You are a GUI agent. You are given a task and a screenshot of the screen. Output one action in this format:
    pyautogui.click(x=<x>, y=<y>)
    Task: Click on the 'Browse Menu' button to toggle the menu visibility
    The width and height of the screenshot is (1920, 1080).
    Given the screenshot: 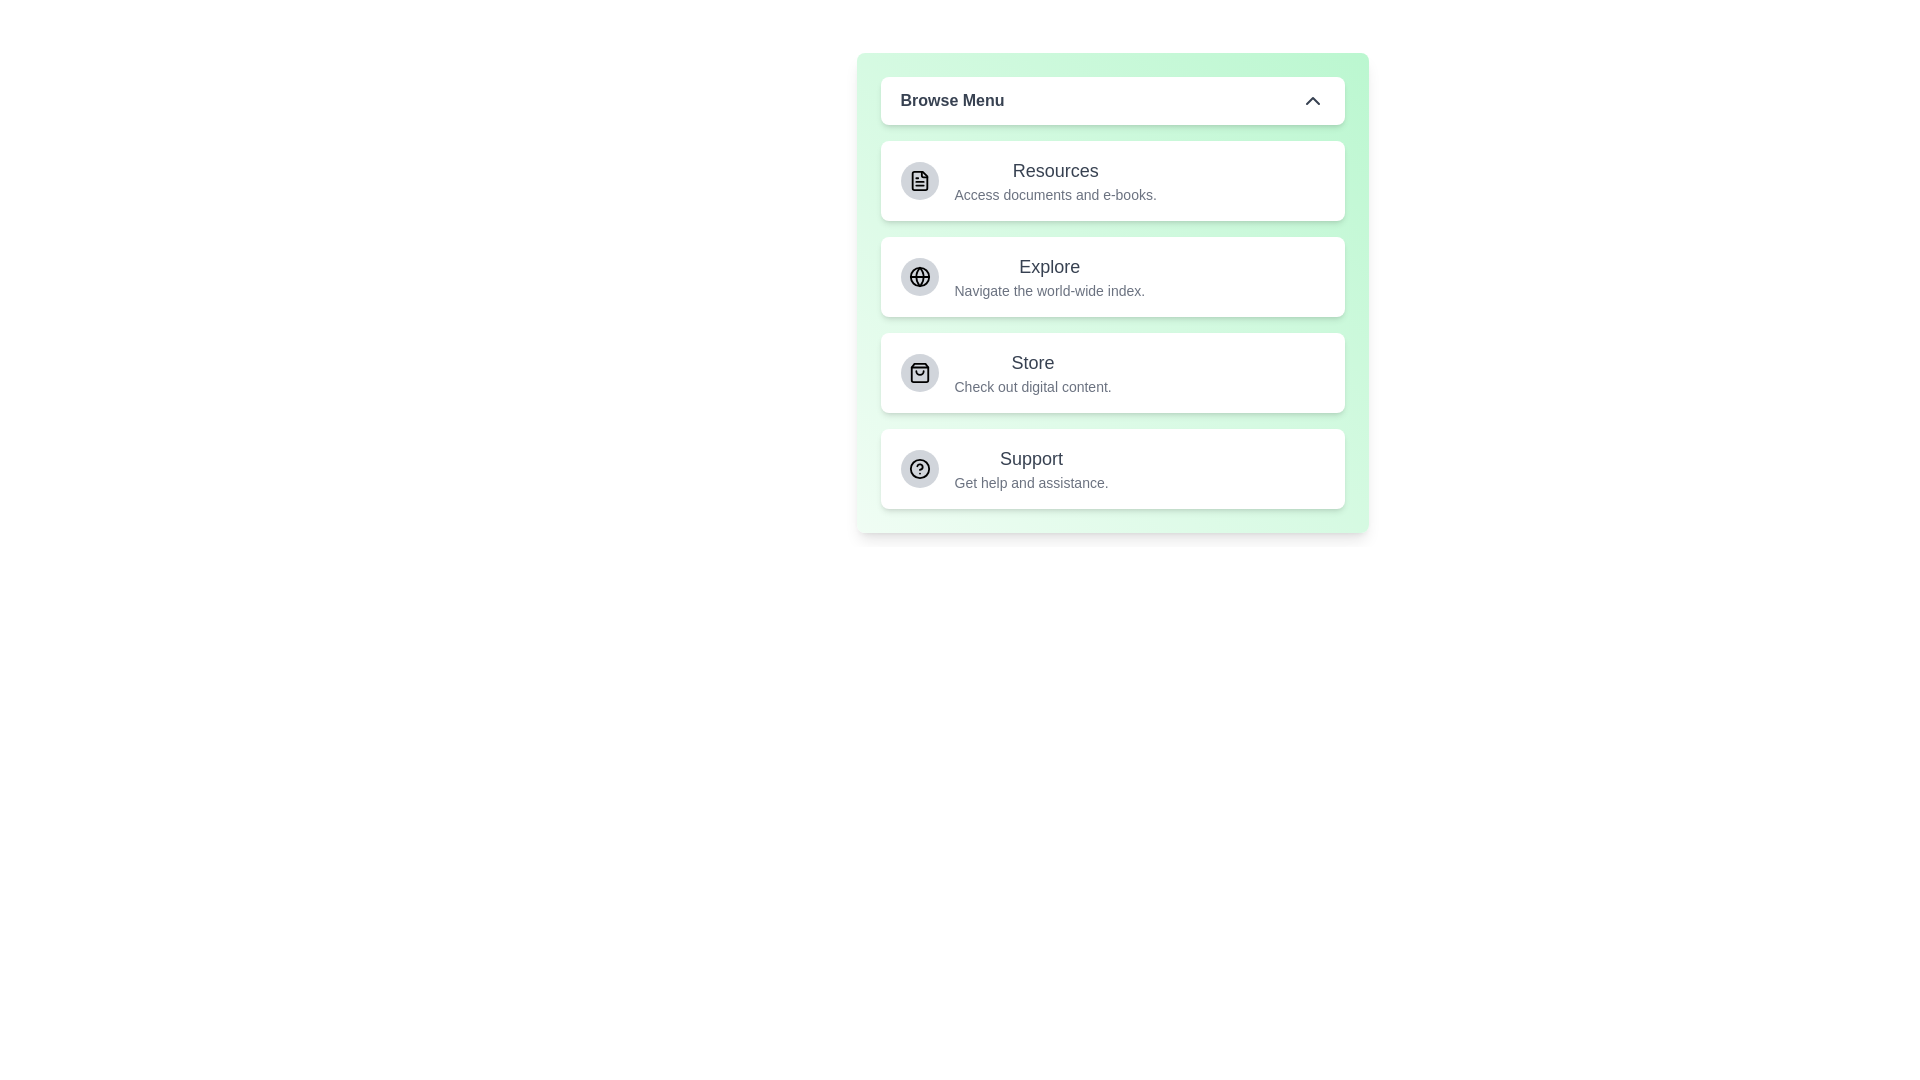 What is the action you would take?
    pyautogui.click(x=1111, y=100)
    